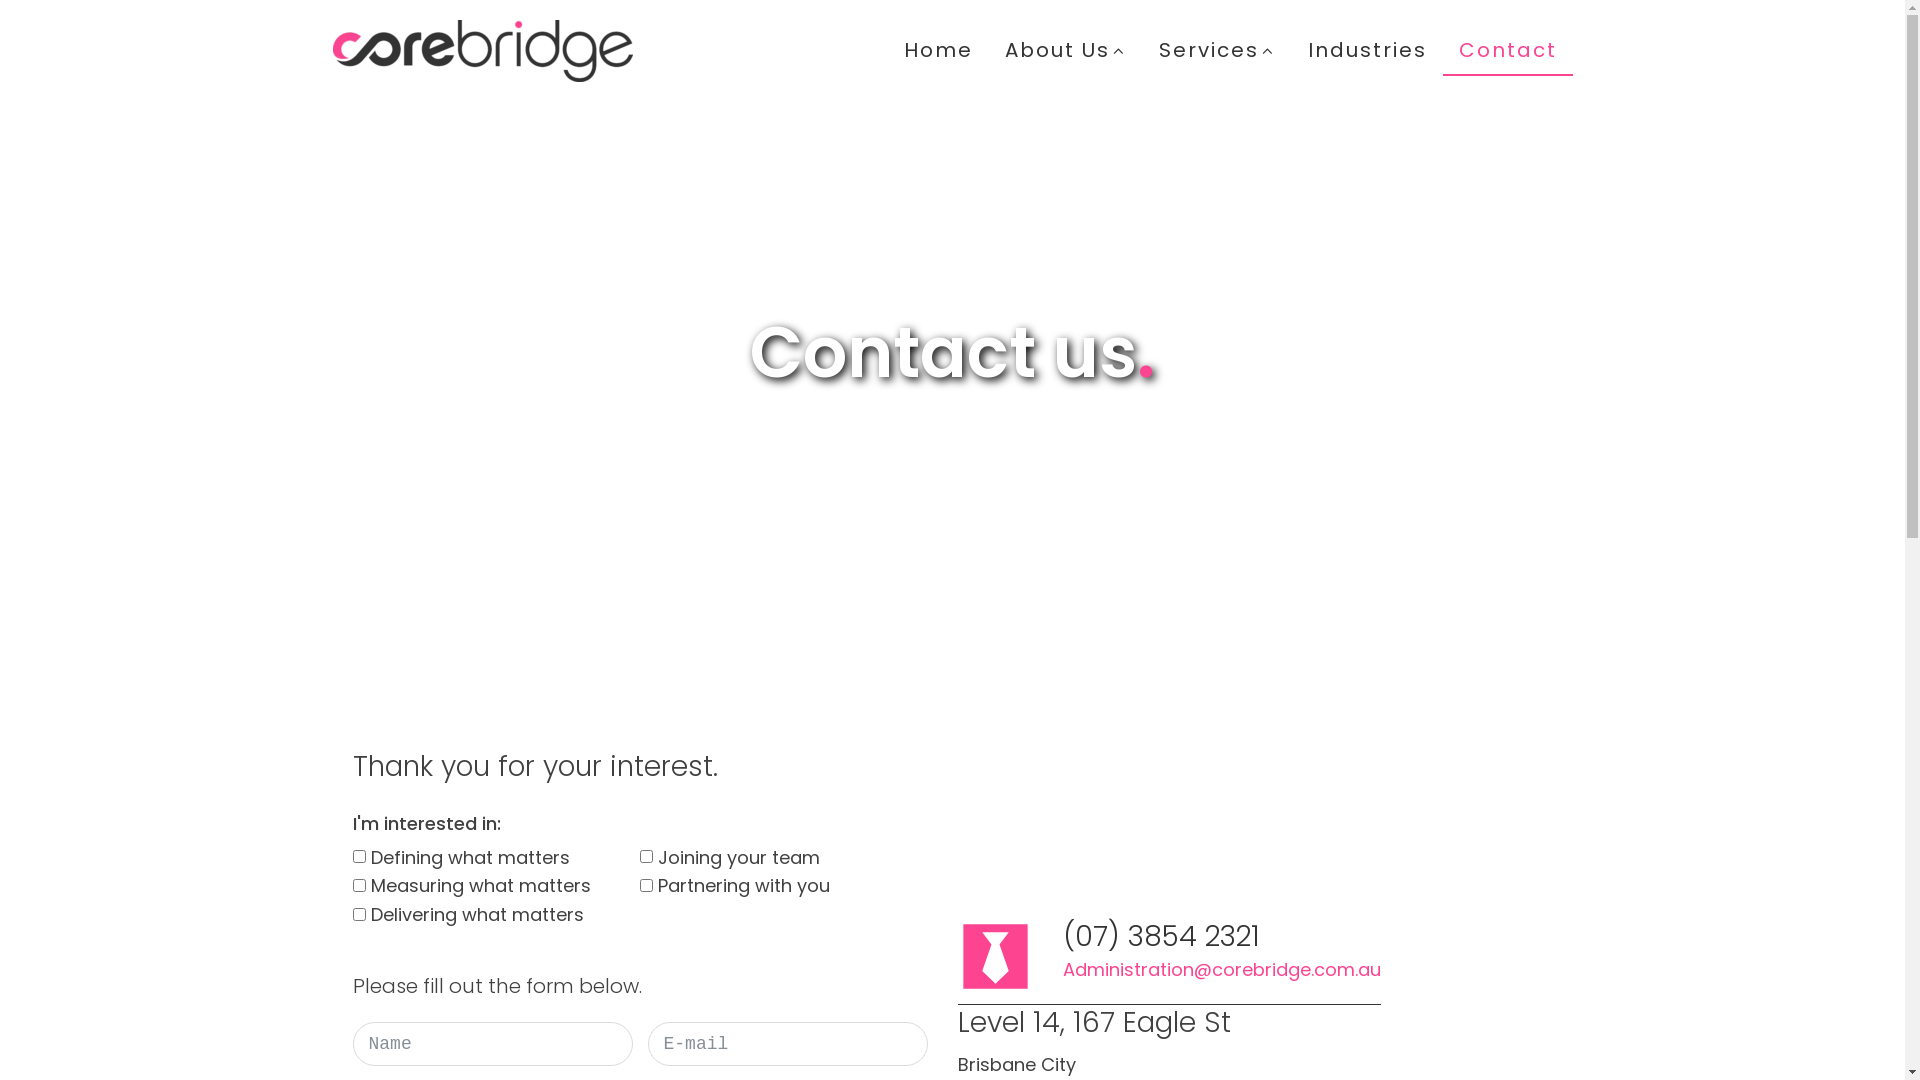  What do you see at coordinates (1064, 49) in the screenshot?
I see `'About Us'` at bounding box center [1064, 49].